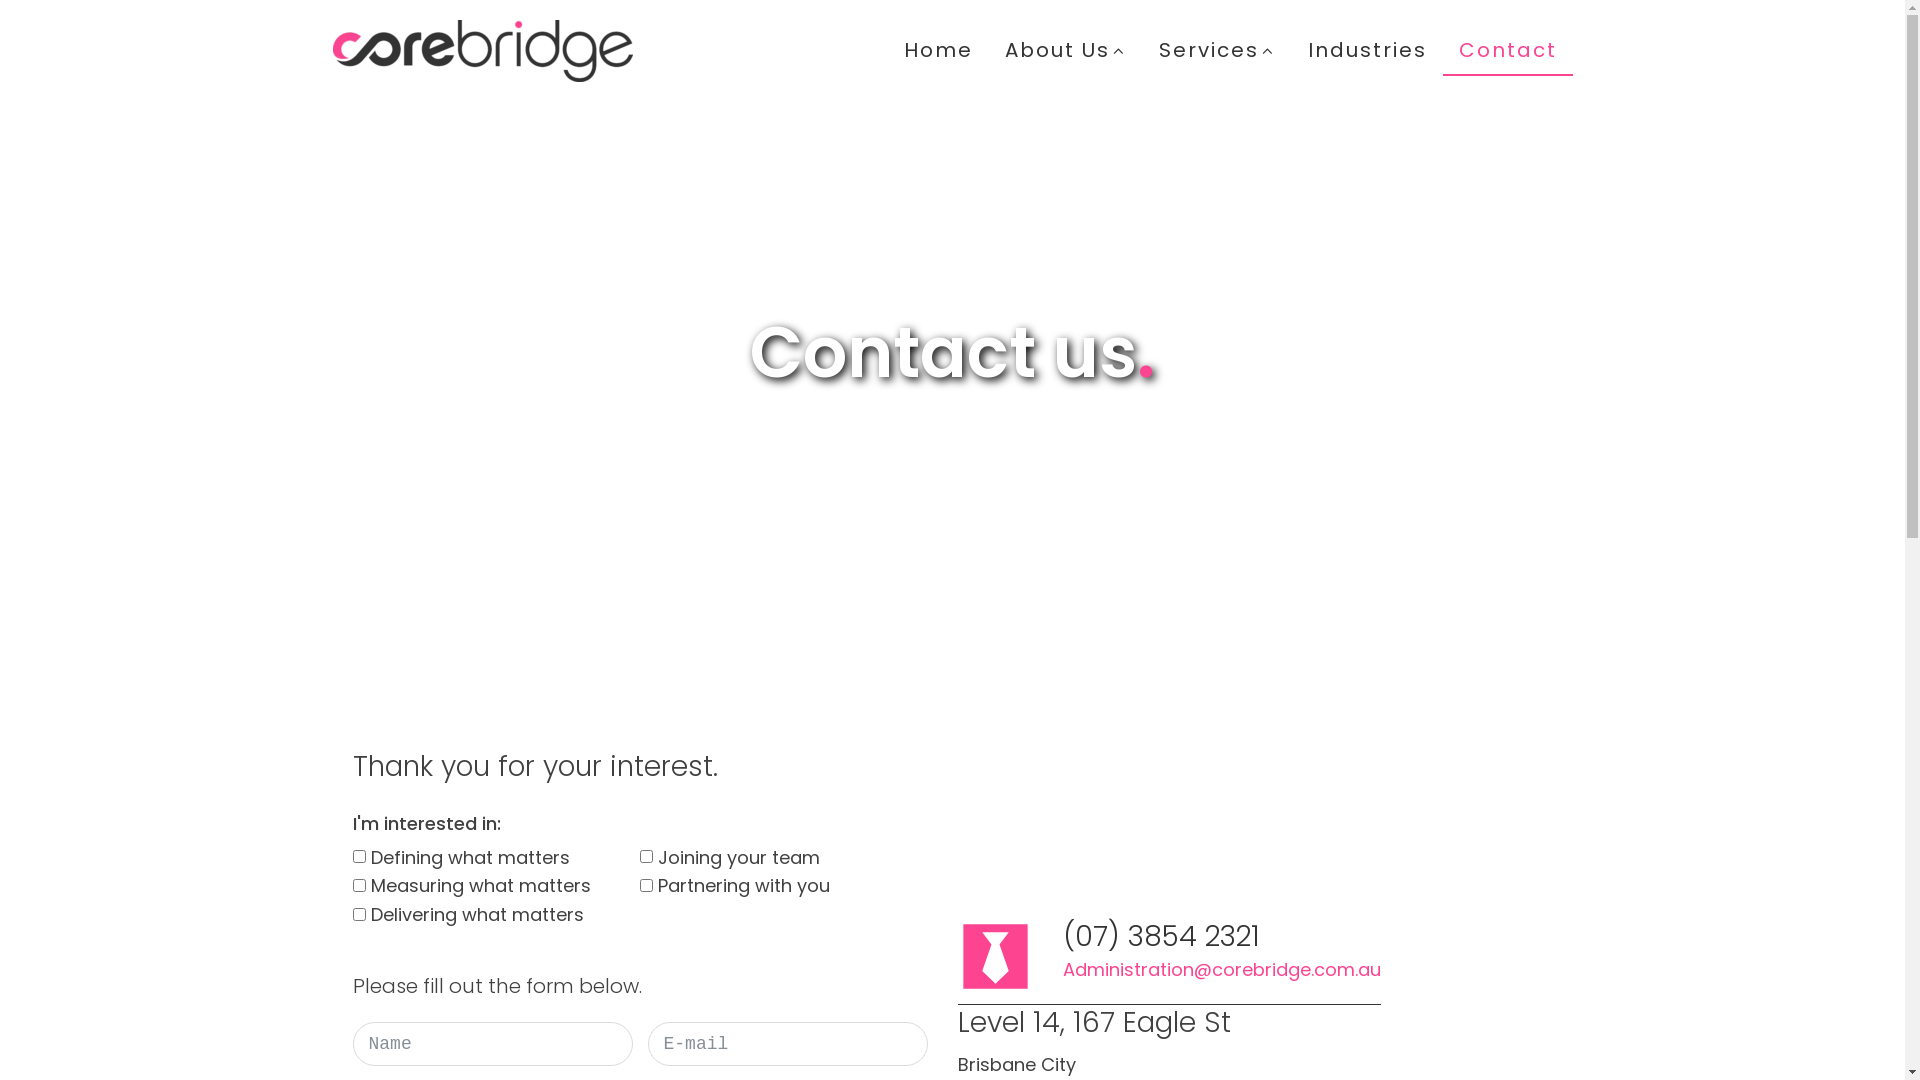  What do you see at coordinates (1064, 49) in the screenshot?
I see `'About Us'` at bounding box center [1064, 49].